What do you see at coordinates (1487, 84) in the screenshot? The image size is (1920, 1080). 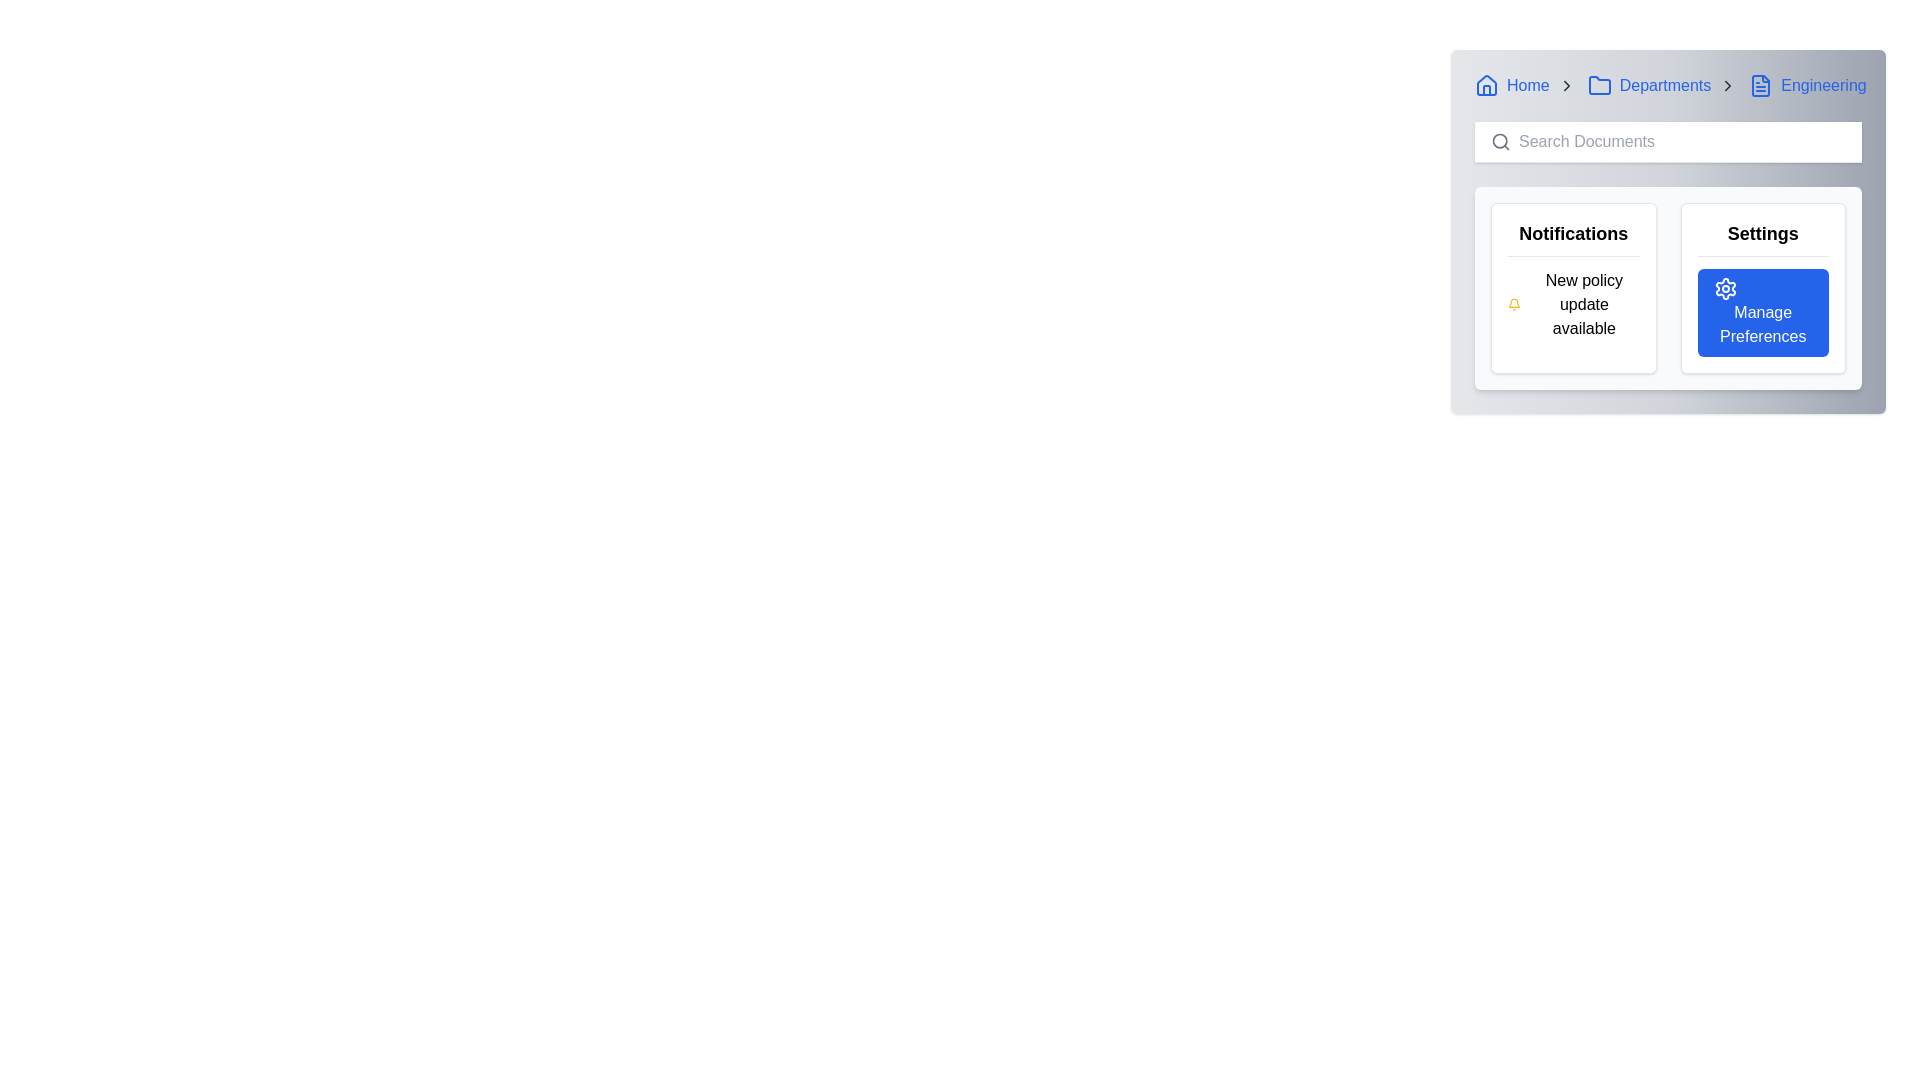 I see `the house icon in the breadcrumb navigation bar` at bounding box center [1487, 84].